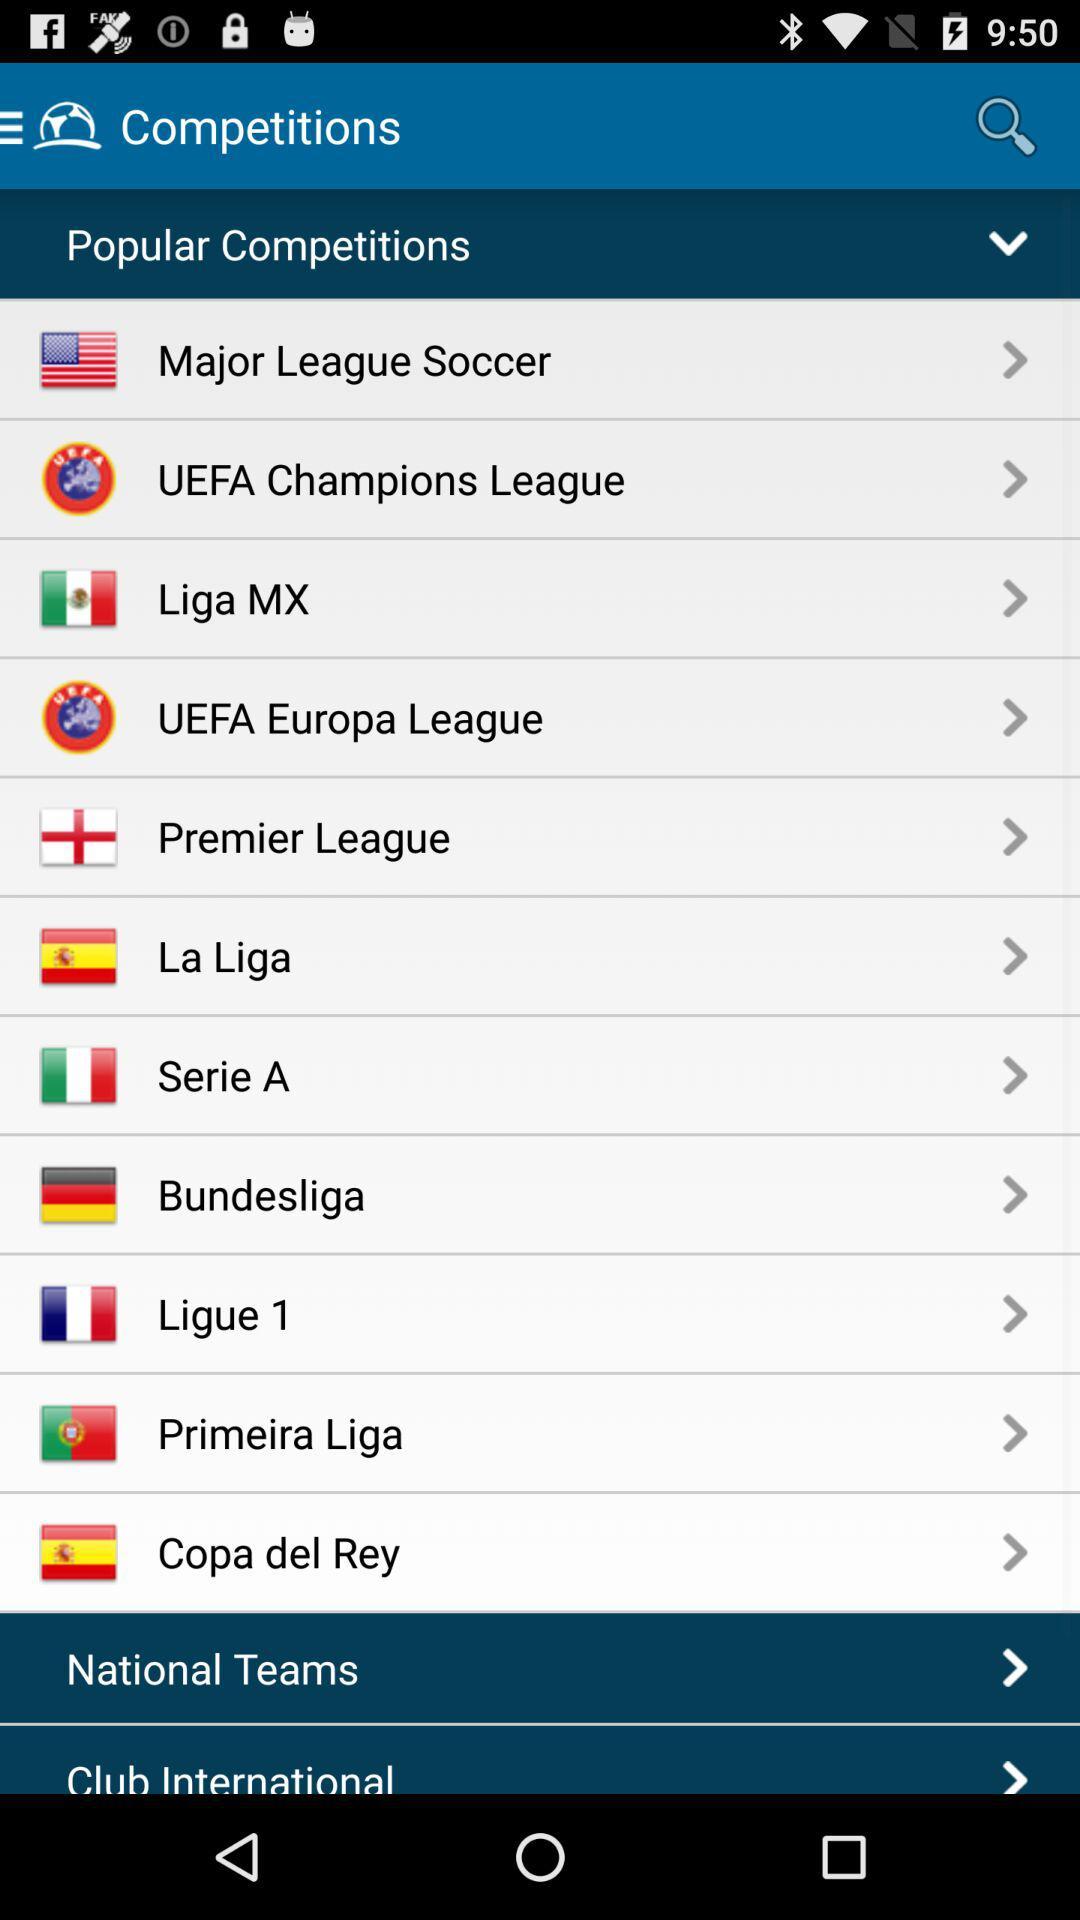  I want to click on major league soccer icon, so click(580, 359).